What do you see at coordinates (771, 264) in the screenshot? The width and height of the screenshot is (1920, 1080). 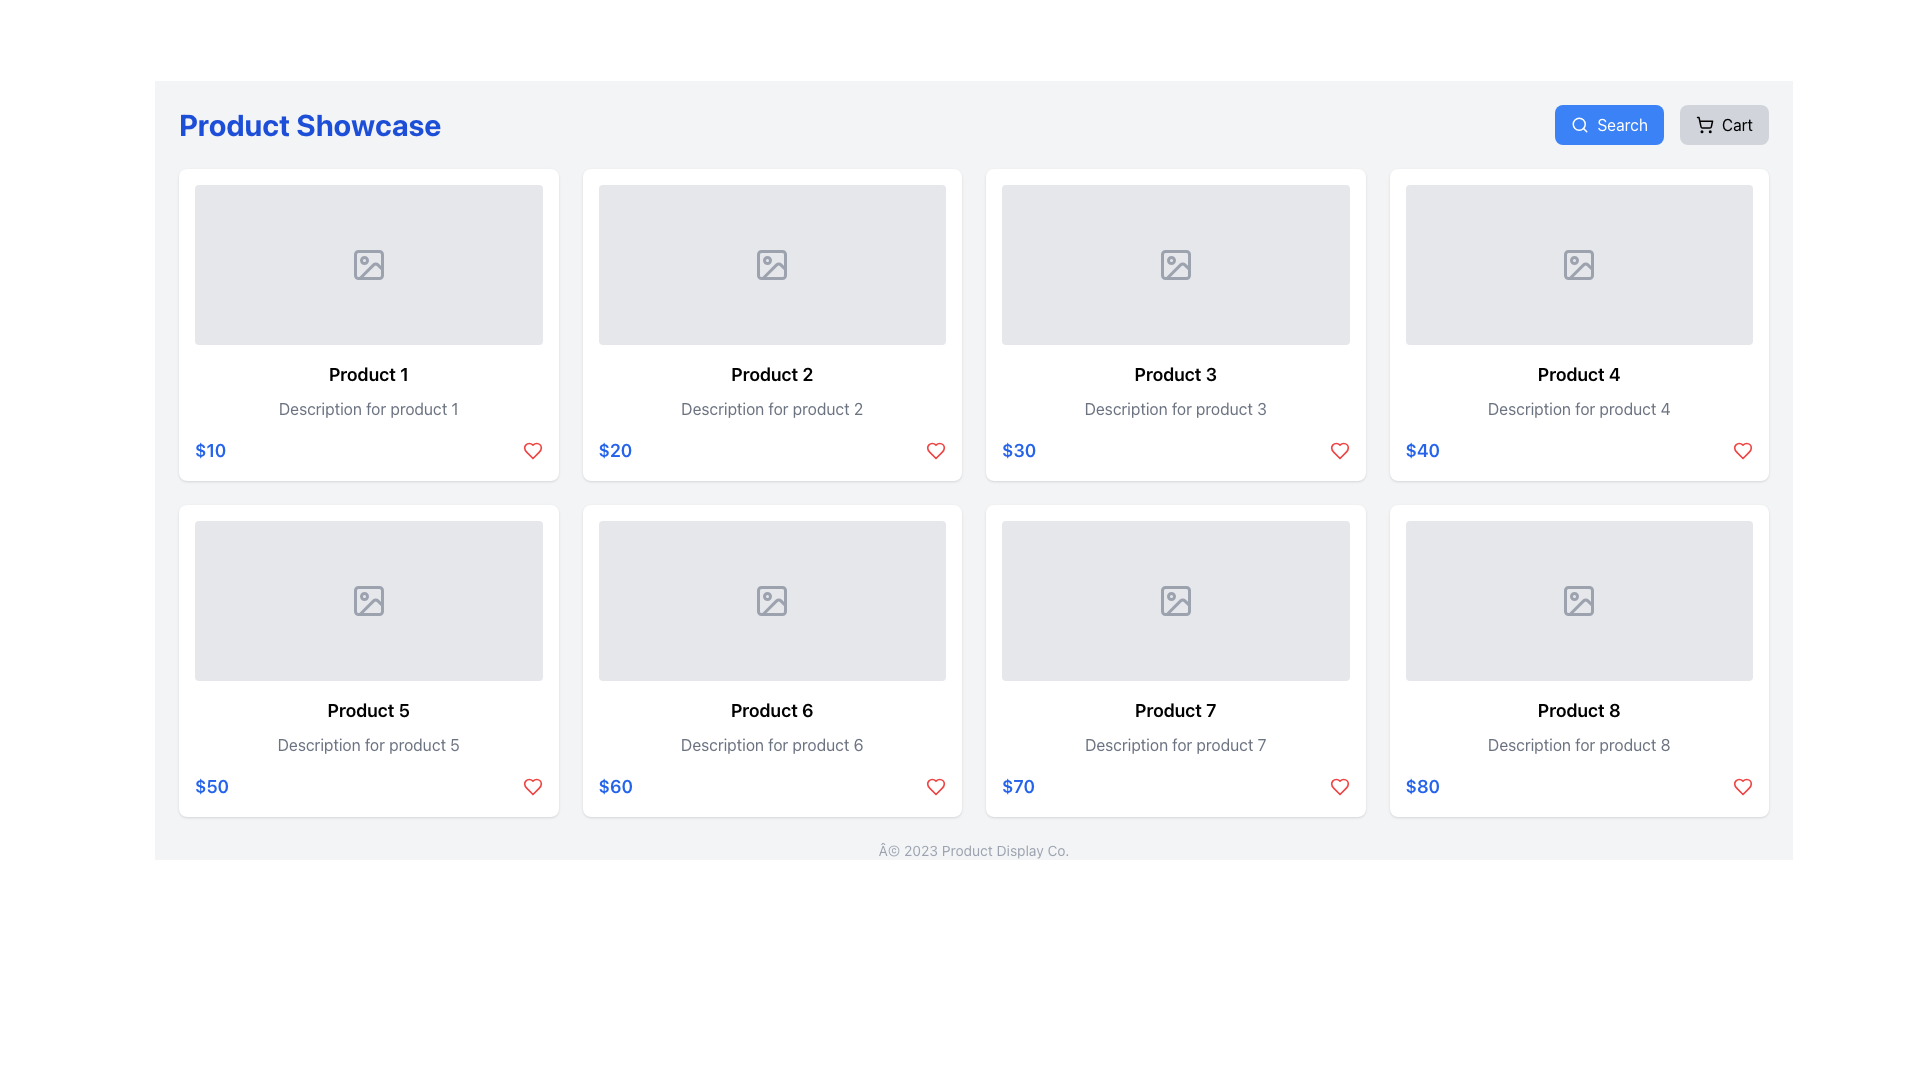 I see `the icon depicting a mountain and sun, which is centered in the light gray rectangular card labeled 'Product 2' in the product showcase interface` at bounding box center [771, 264].